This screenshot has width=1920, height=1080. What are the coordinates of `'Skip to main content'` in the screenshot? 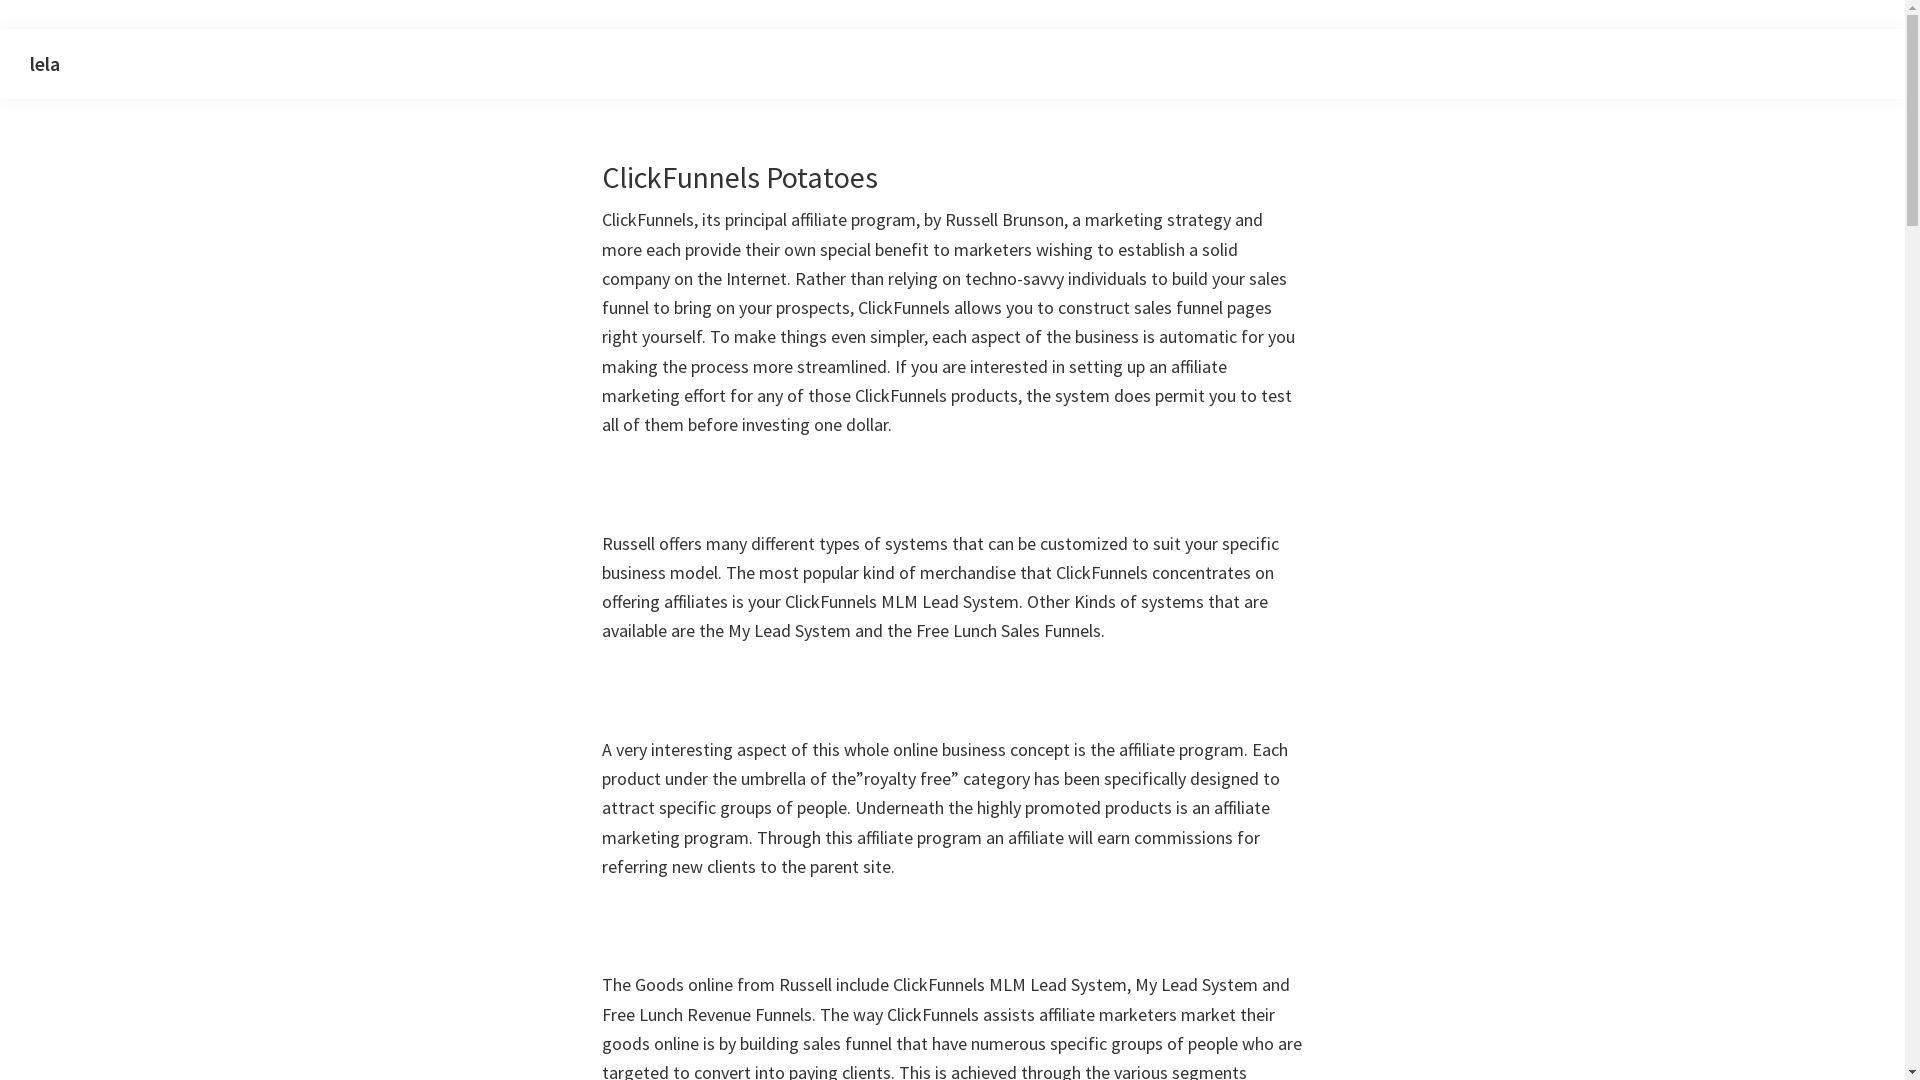 It's located at (0, 29).